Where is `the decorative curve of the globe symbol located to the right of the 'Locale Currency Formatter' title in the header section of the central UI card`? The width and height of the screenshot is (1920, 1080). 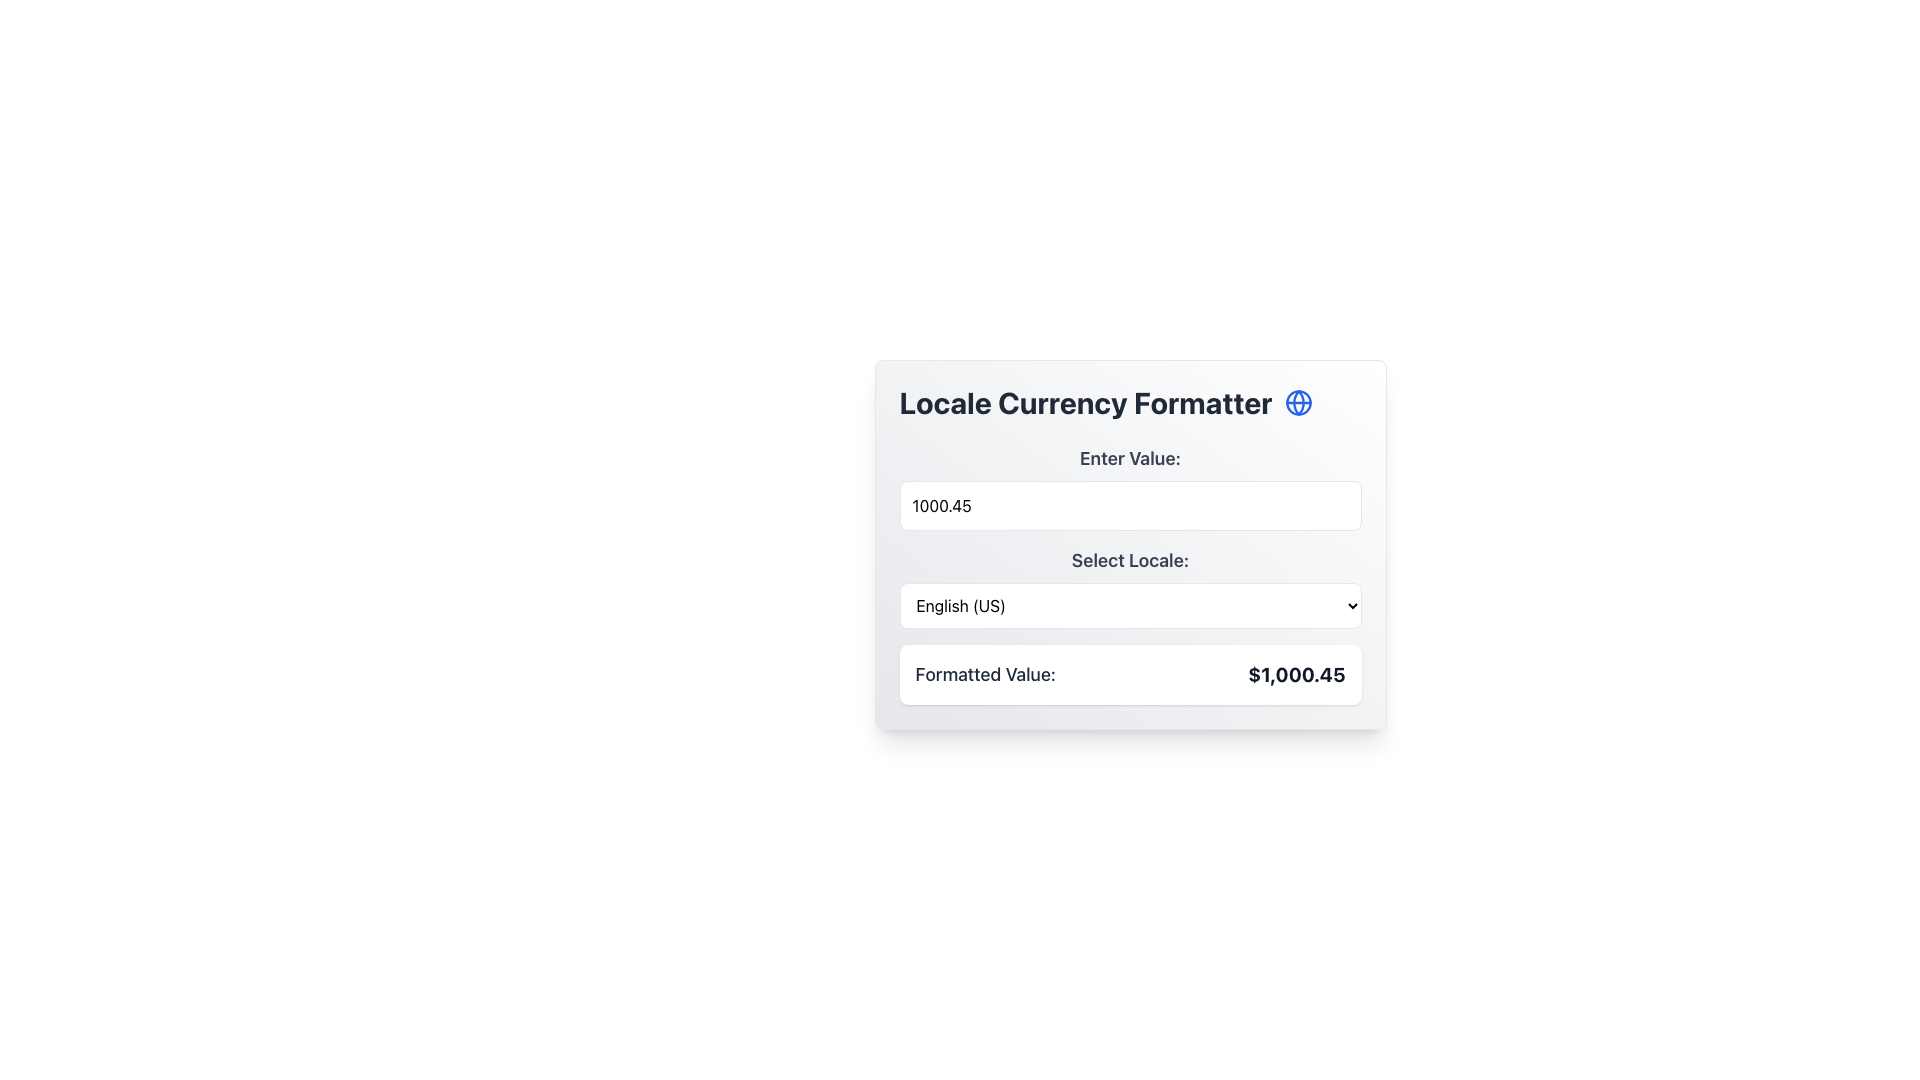
the decorative curve of the globe symbol located to the right of the 'Locale Currency Formatter' title in the header section of the central UI card is located at coordinates (1298, 402).